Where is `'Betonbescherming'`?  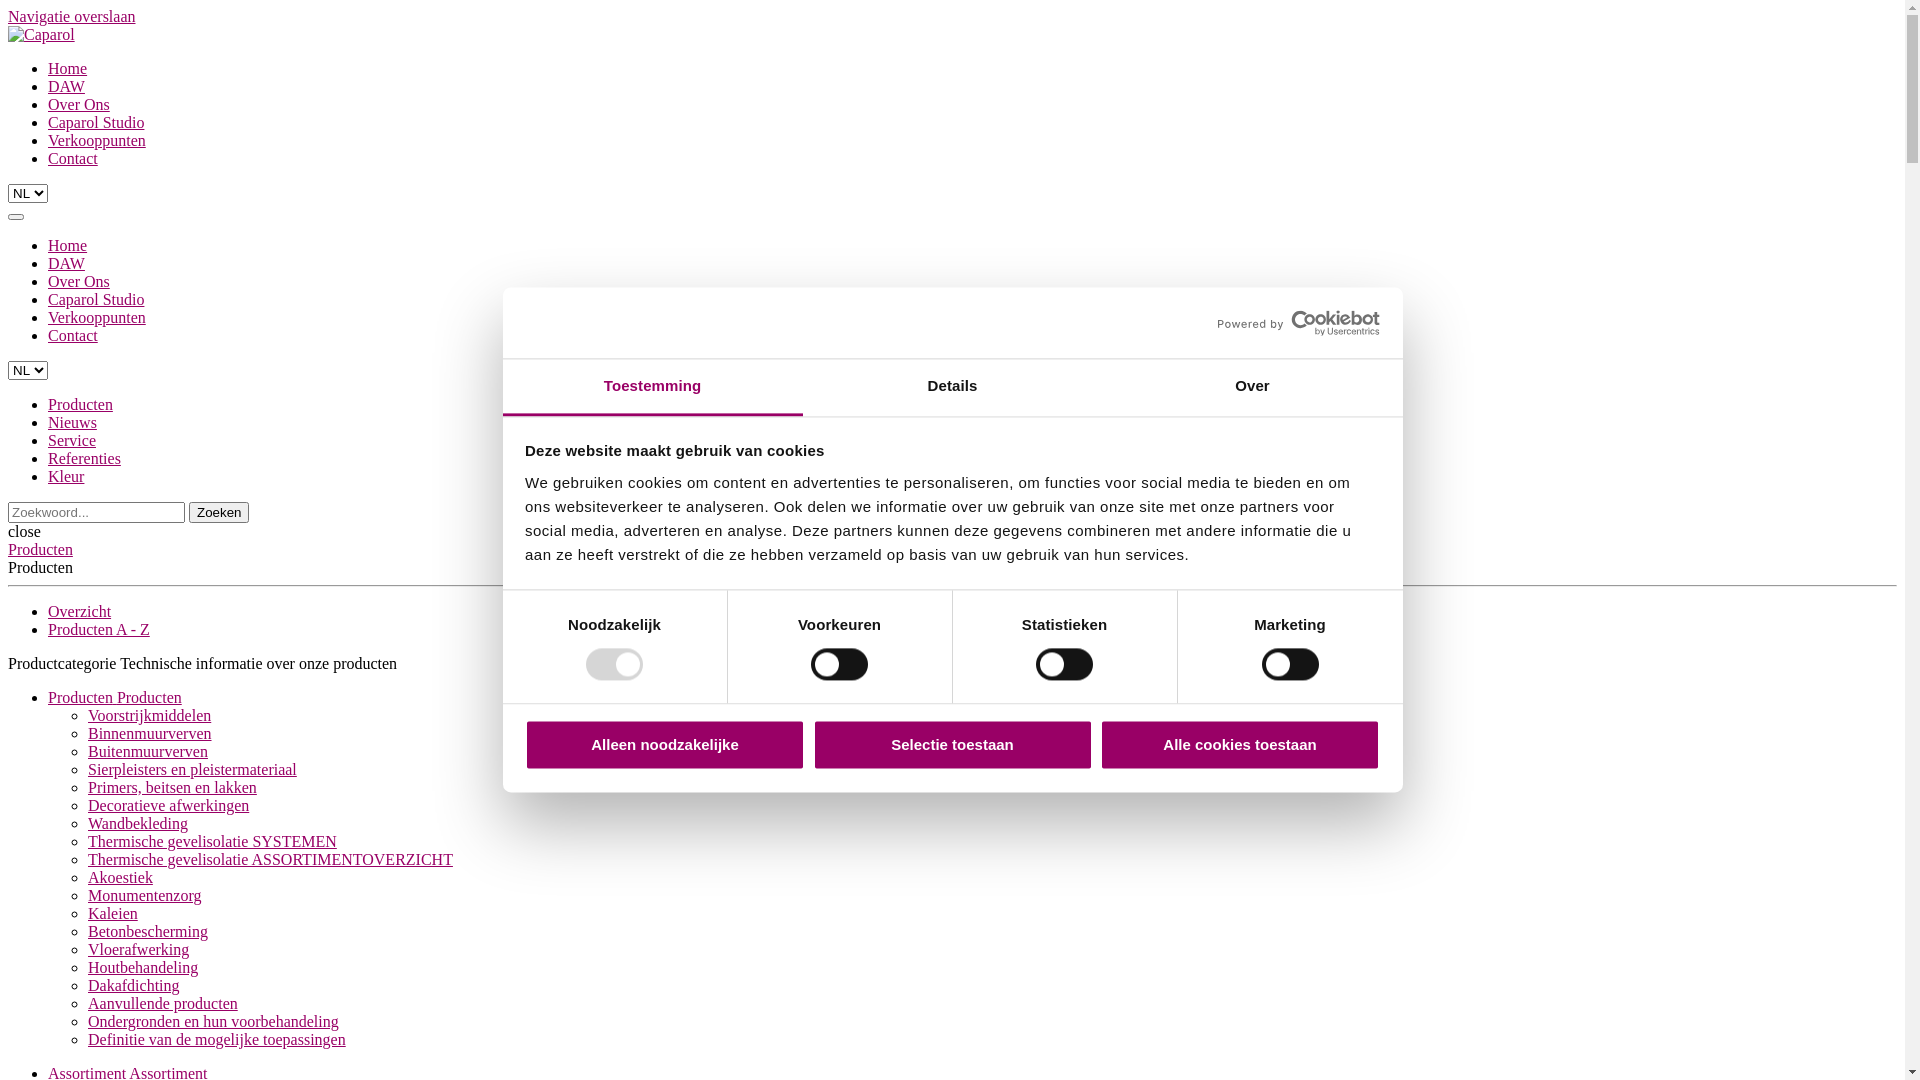
'Betonbescherming' is located at coordinates (147, 931).